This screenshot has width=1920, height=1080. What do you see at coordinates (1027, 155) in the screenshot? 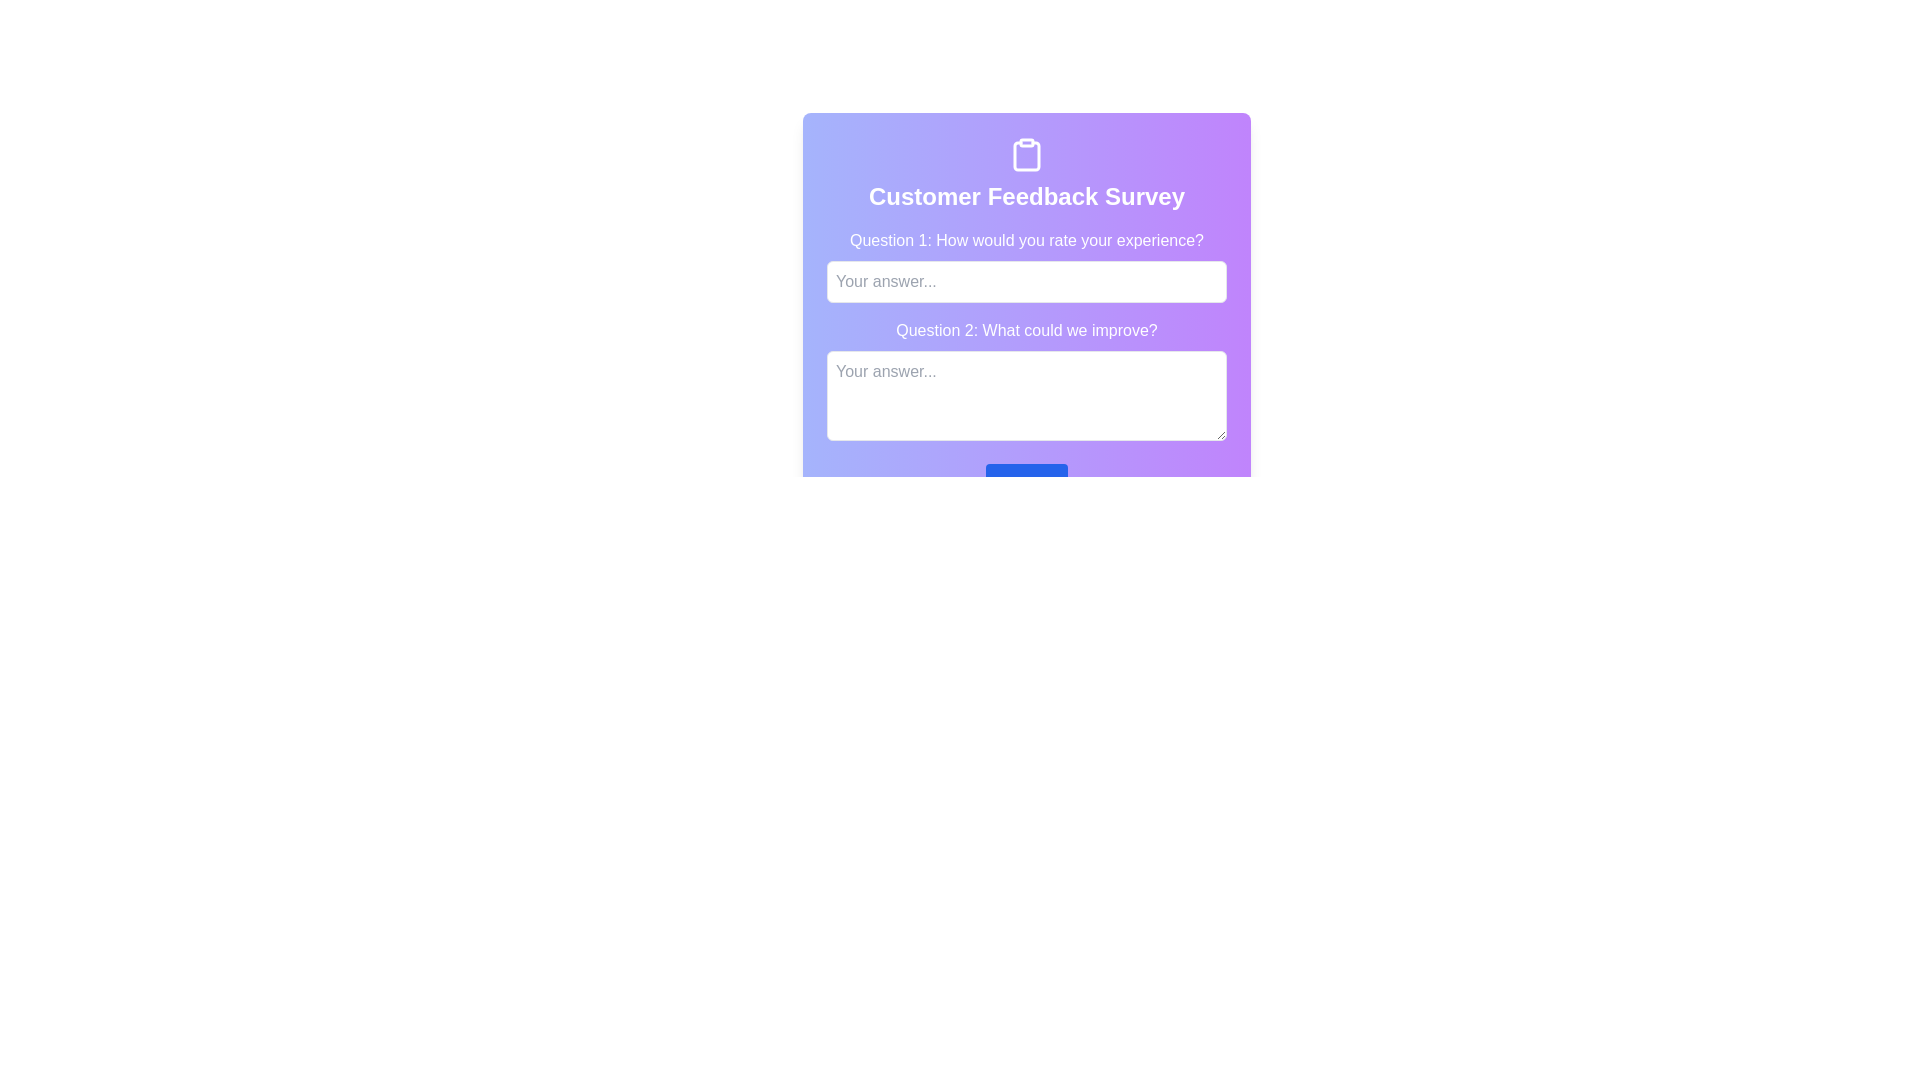
I see `the decorative icon located above the 'Customer Feedback Survey' heading at the top of the survey interface` at bounding box center [1027, 155].